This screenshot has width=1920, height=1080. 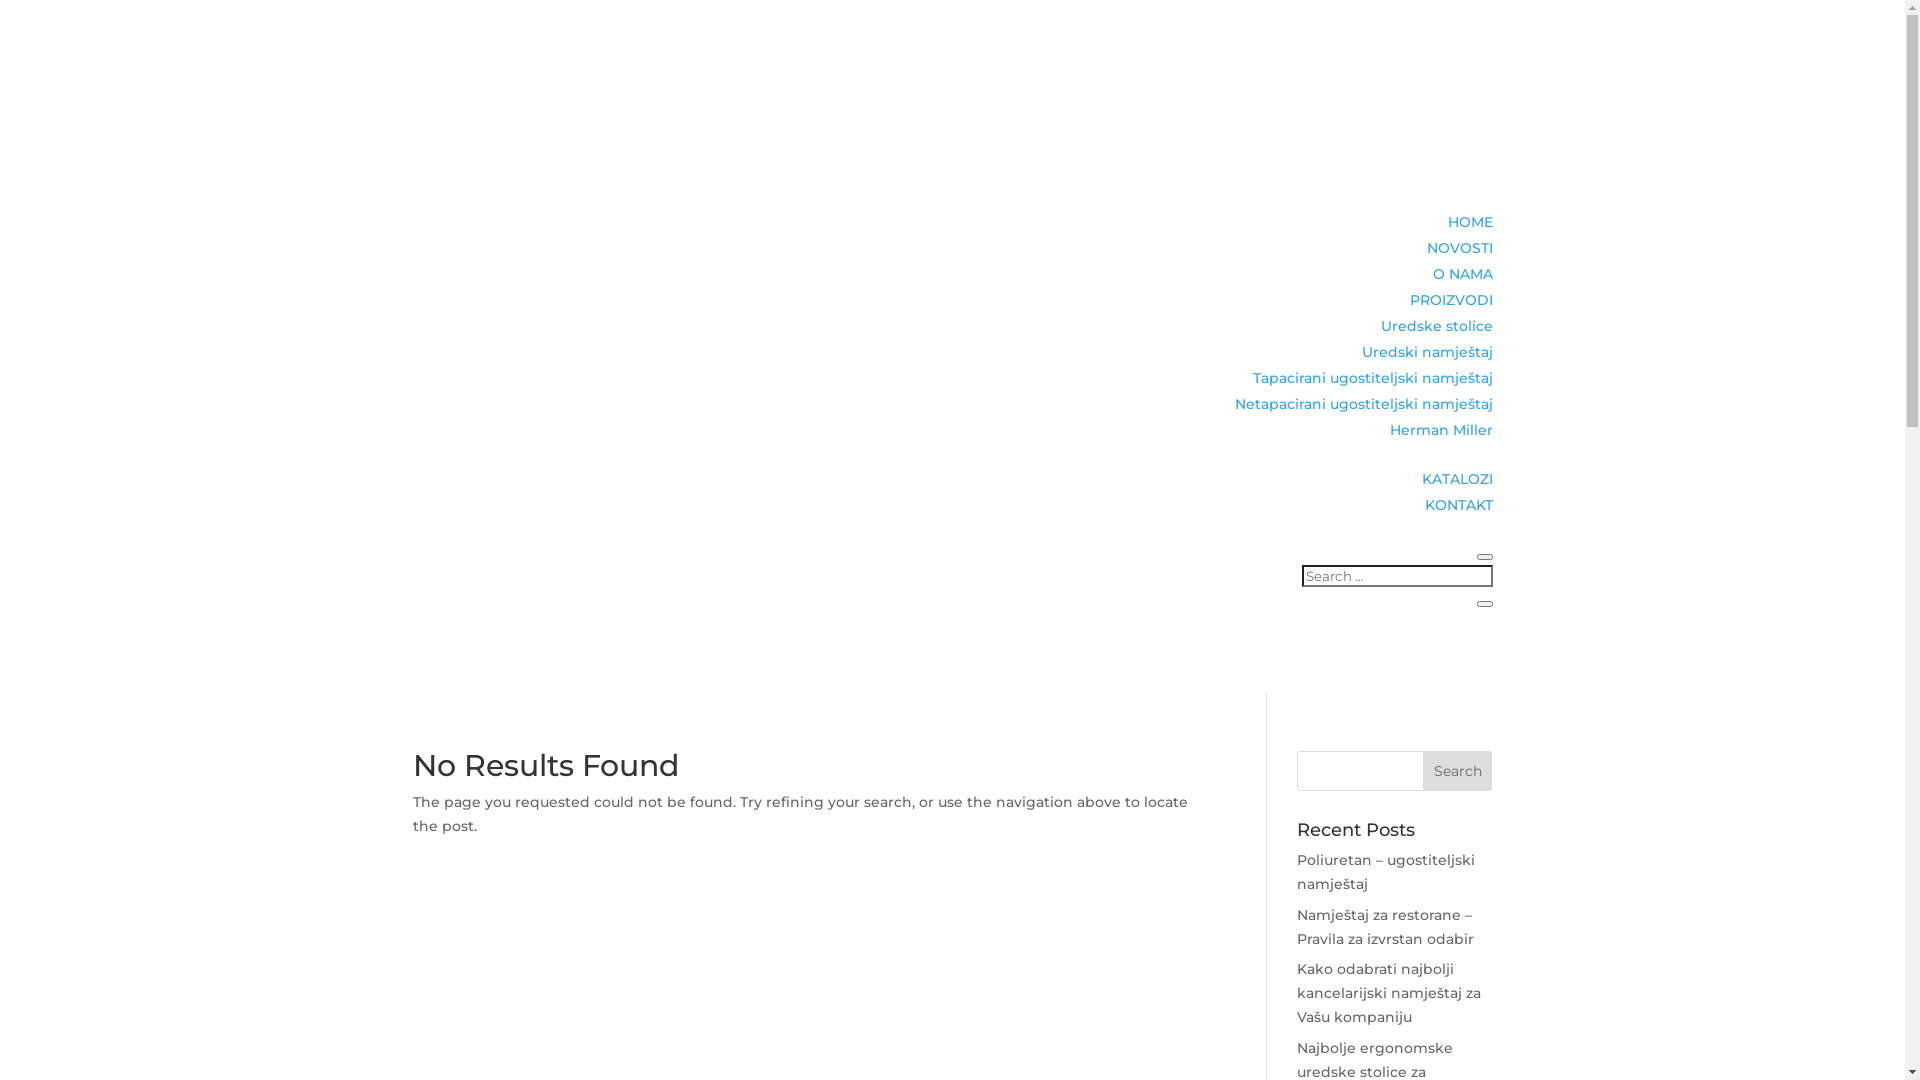 What do you see at coordinates (1457, 478) in the screenshot?
I see `'KATALOZI'` at bounding box center [1457, 478].